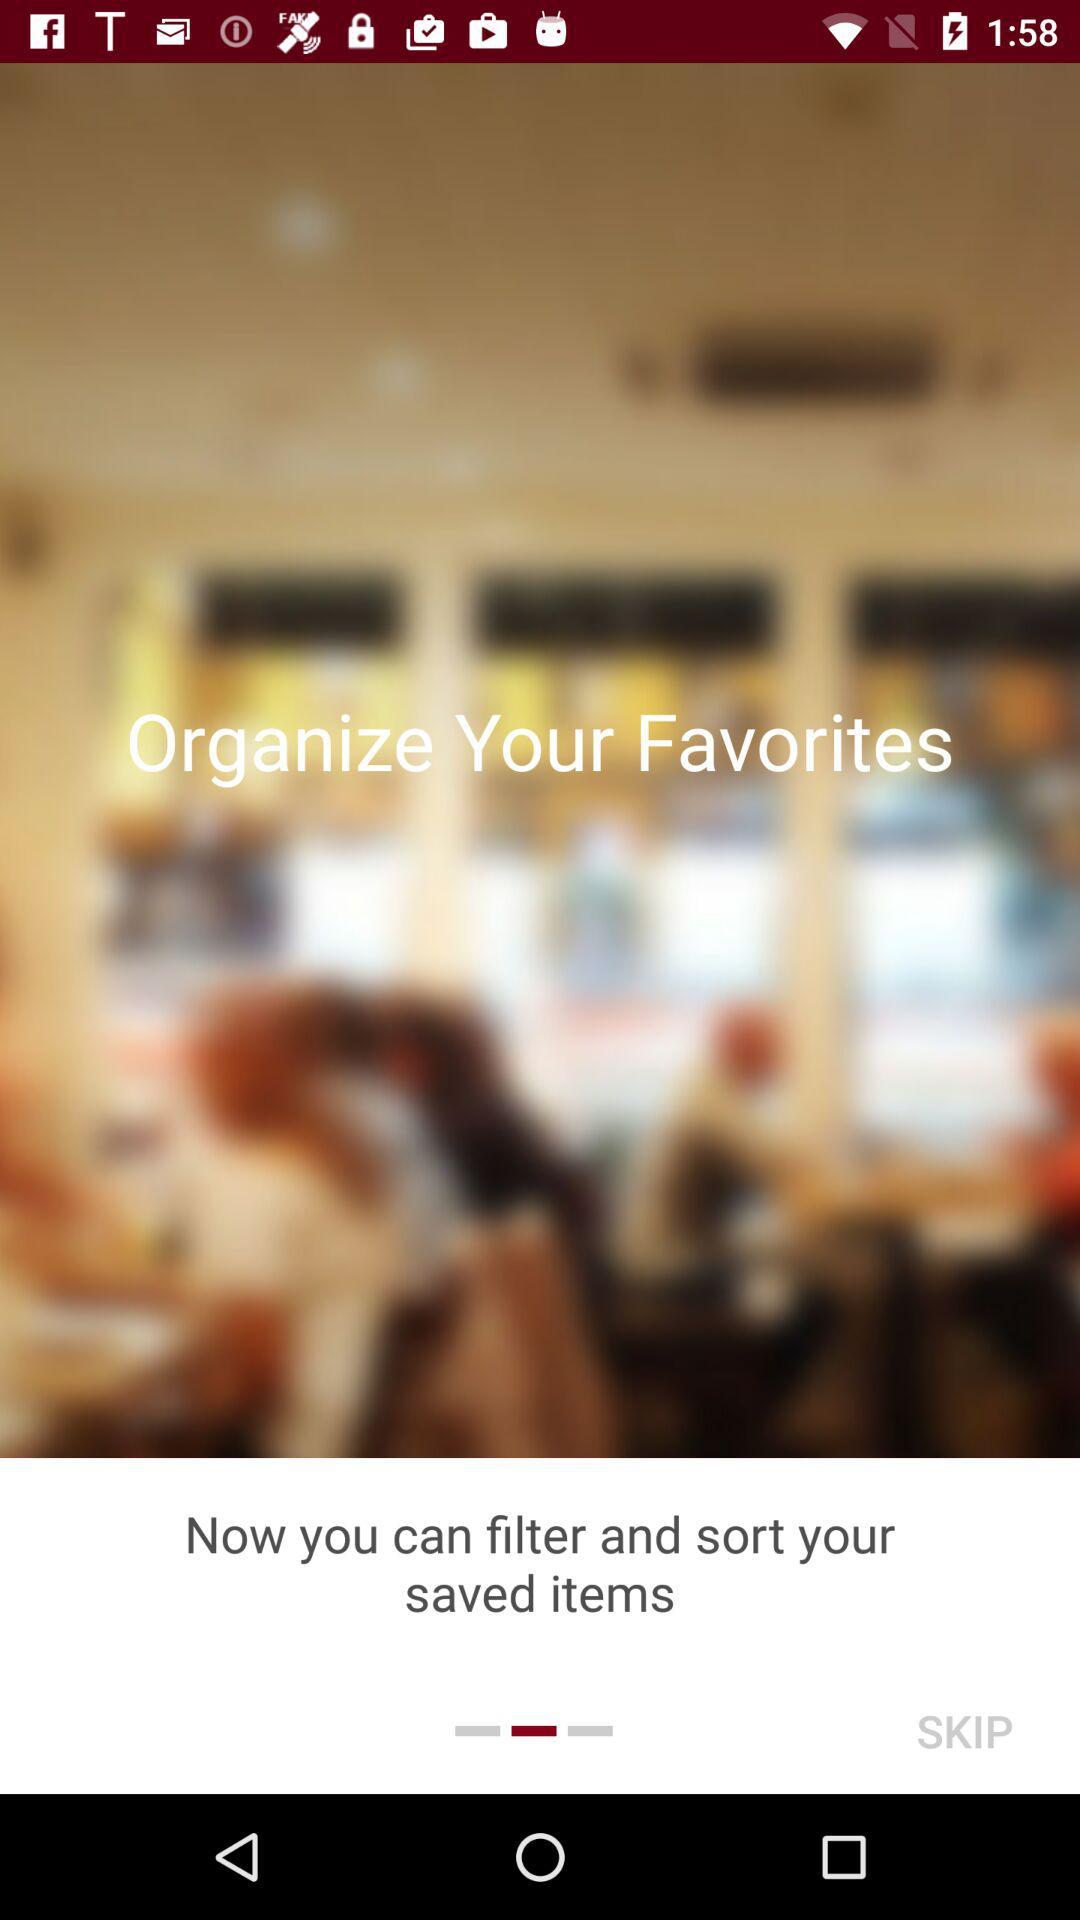 The width and height of the screenshot is (1080, 1920). Describe the element at coordinates (540, 1562) in the screenshot. I see `the icon below organize your favorites item` at that location.